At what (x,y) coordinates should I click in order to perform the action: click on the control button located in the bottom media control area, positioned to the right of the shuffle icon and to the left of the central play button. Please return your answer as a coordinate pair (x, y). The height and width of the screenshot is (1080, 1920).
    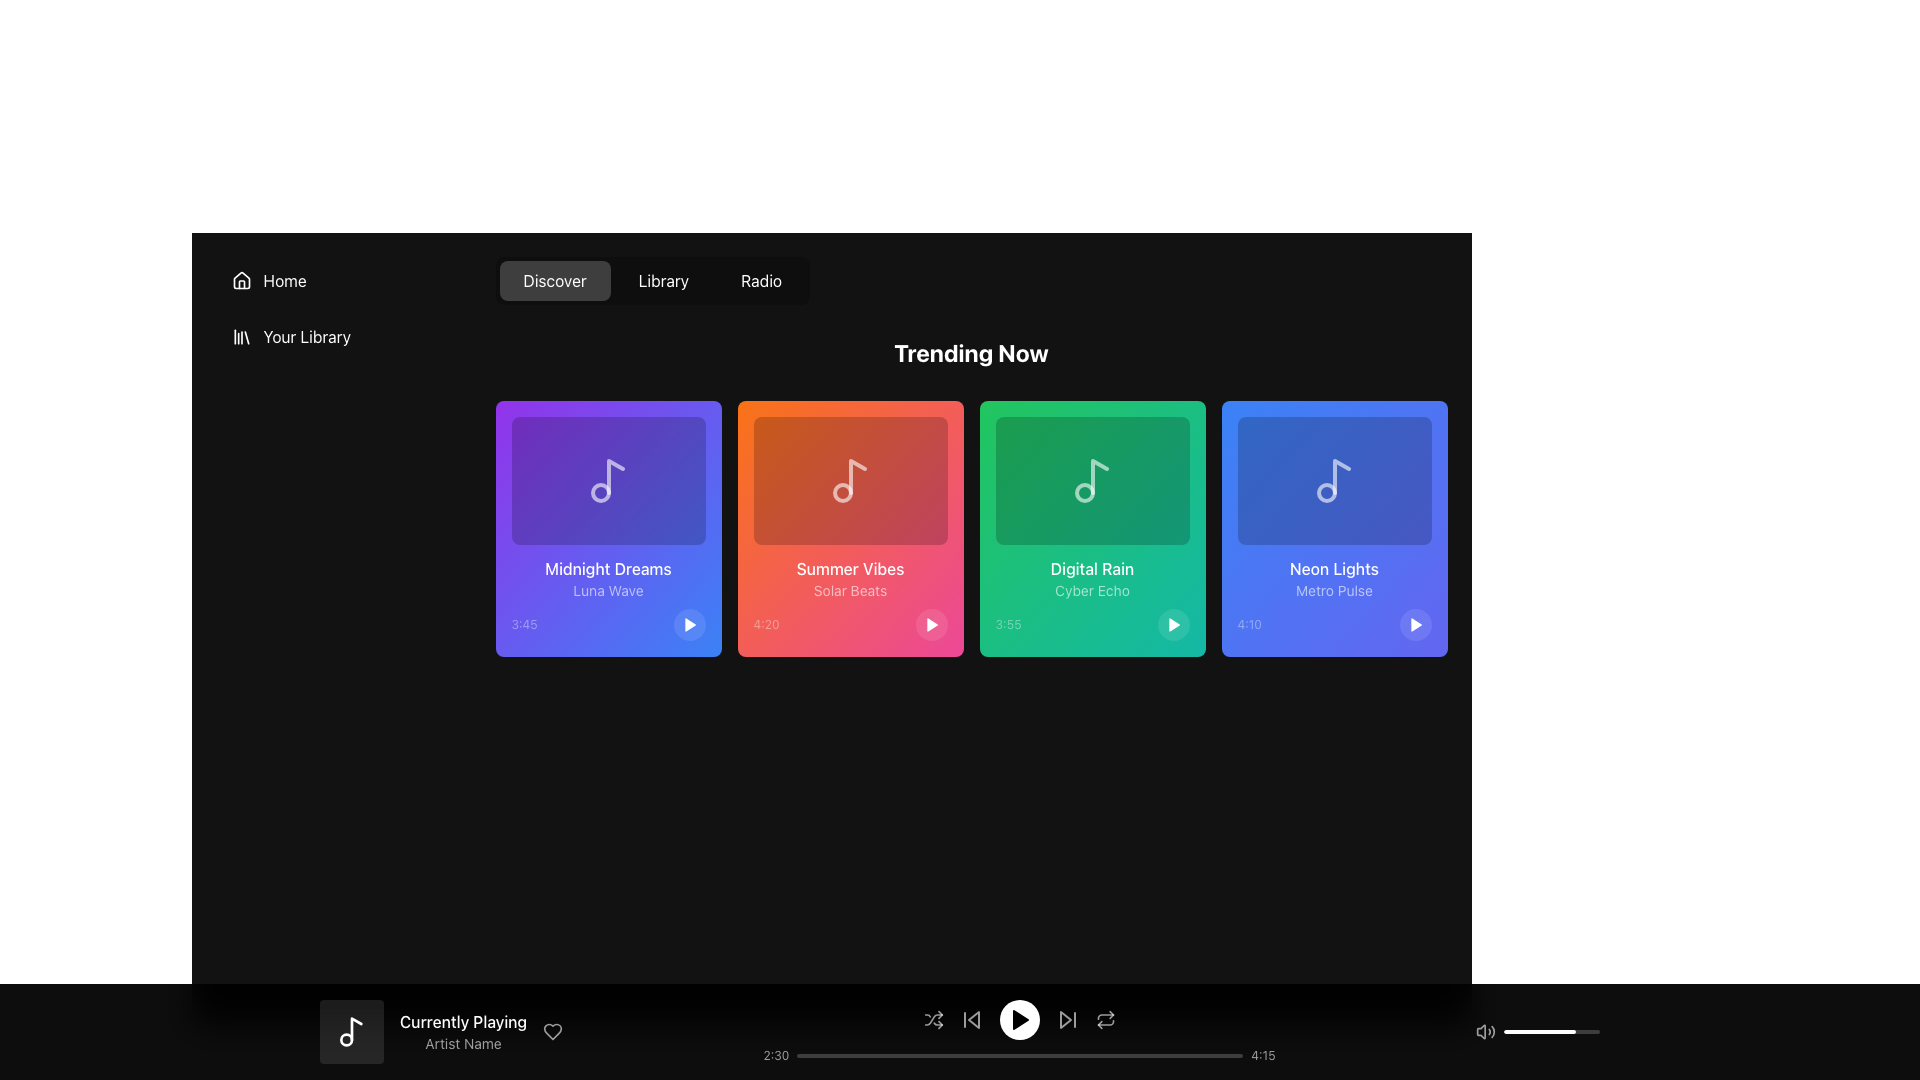
    Looking at the image, I should click on (971, 1019).